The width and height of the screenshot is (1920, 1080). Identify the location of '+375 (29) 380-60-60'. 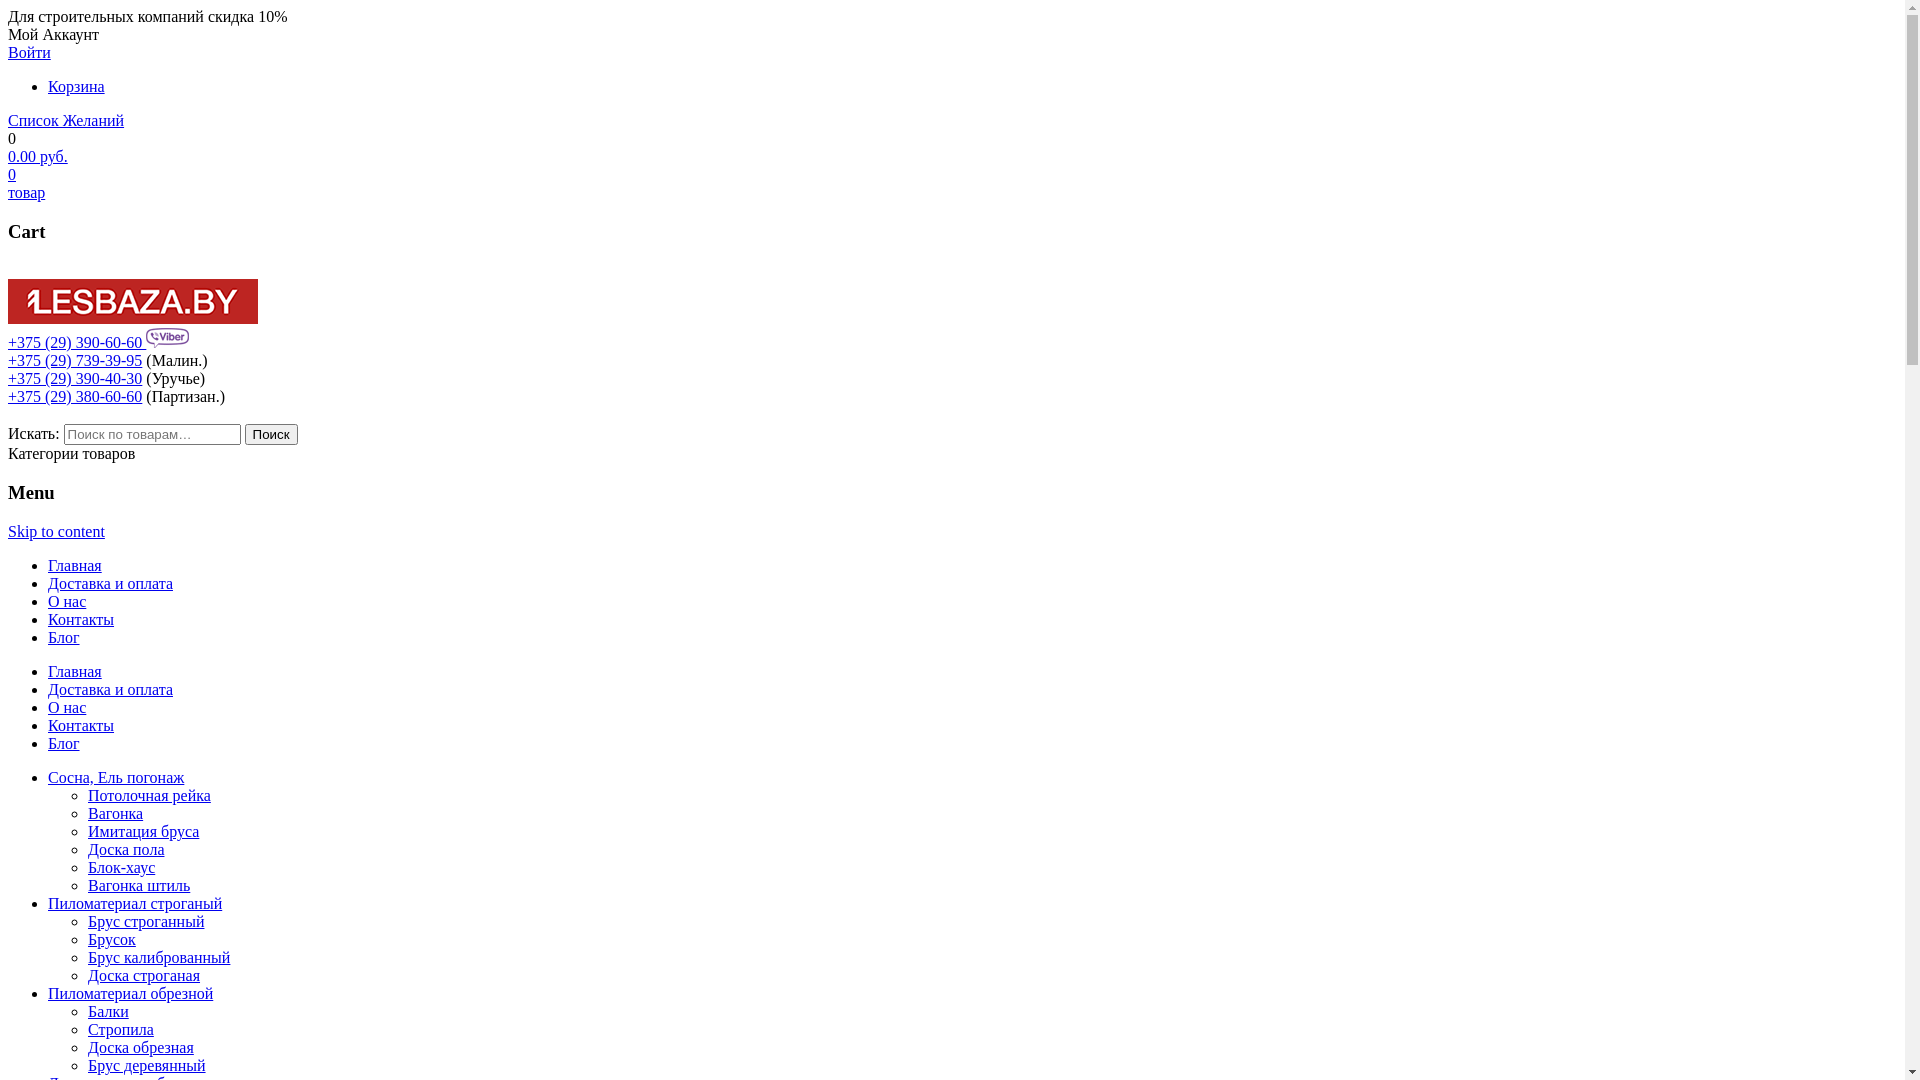
(75, 396).